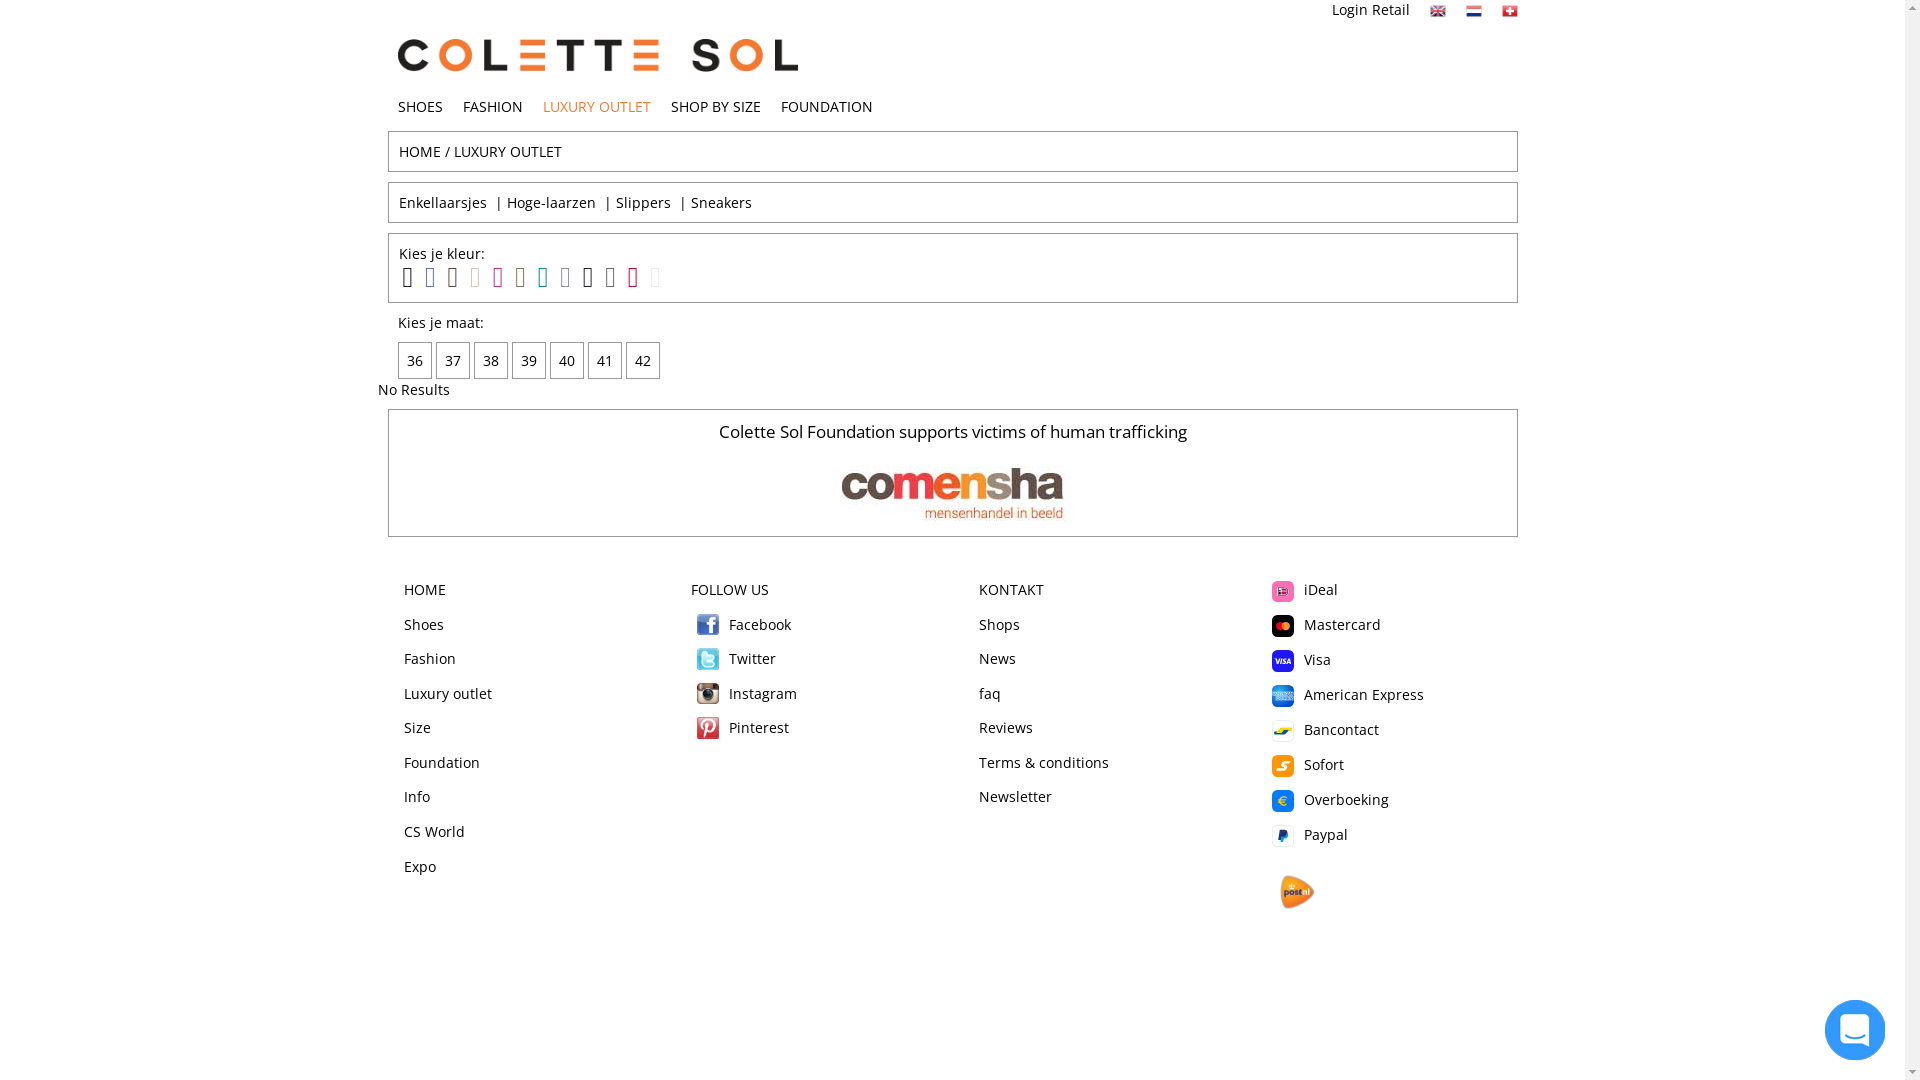  What do you see at coordinates (419, 865) in the screenshot?
I see `'Expo'` at bounding box center [419, 865].